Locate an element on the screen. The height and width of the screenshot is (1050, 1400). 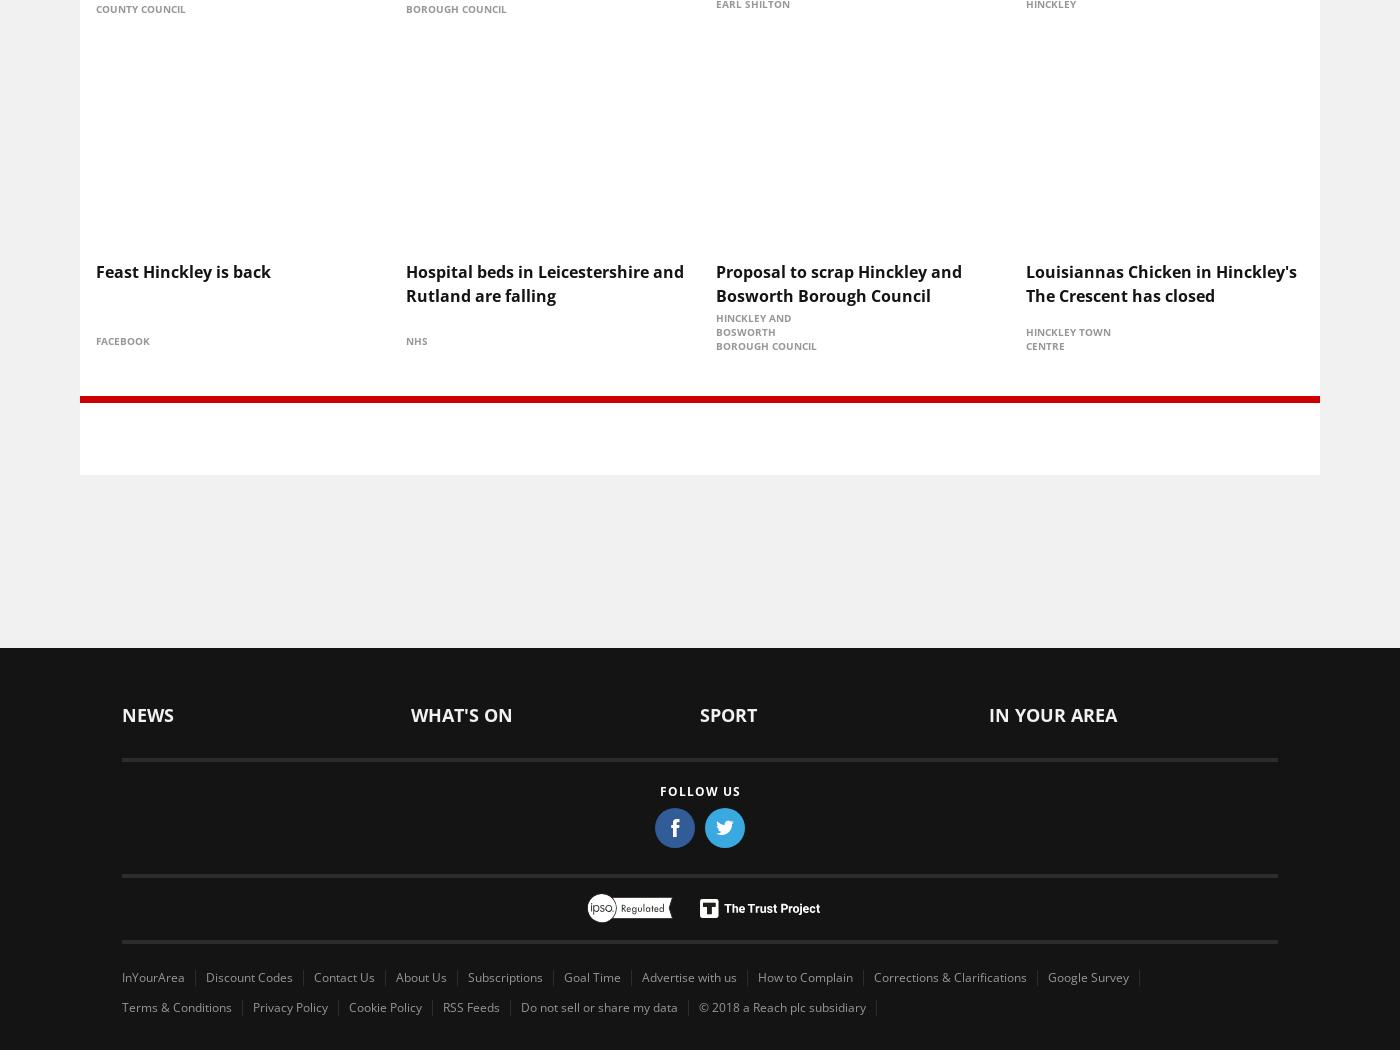
'Hospital beds in Leicestershire and Rutland are falling' is located at coordinates (406, 281).